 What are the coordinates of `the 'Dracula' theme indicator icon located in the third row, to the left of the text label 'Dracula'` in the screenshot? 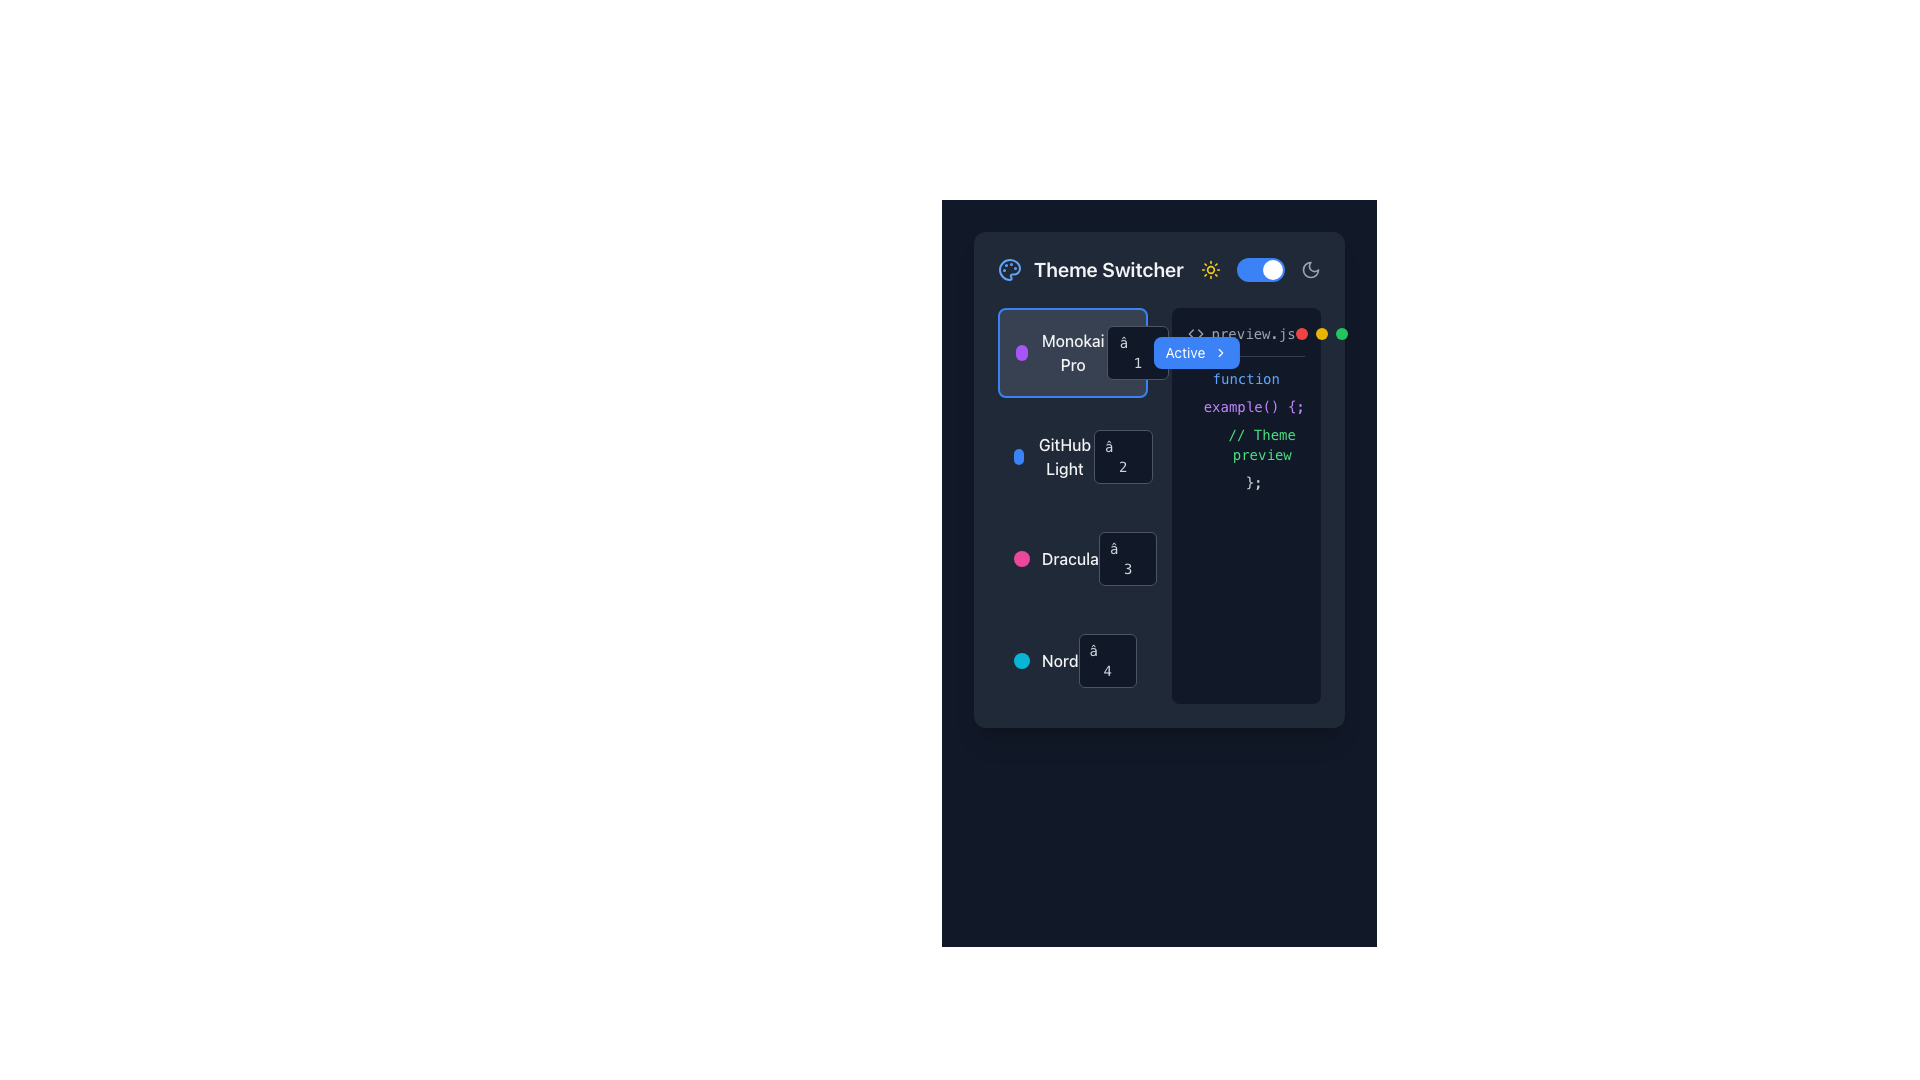 It's located at (1022, 559).